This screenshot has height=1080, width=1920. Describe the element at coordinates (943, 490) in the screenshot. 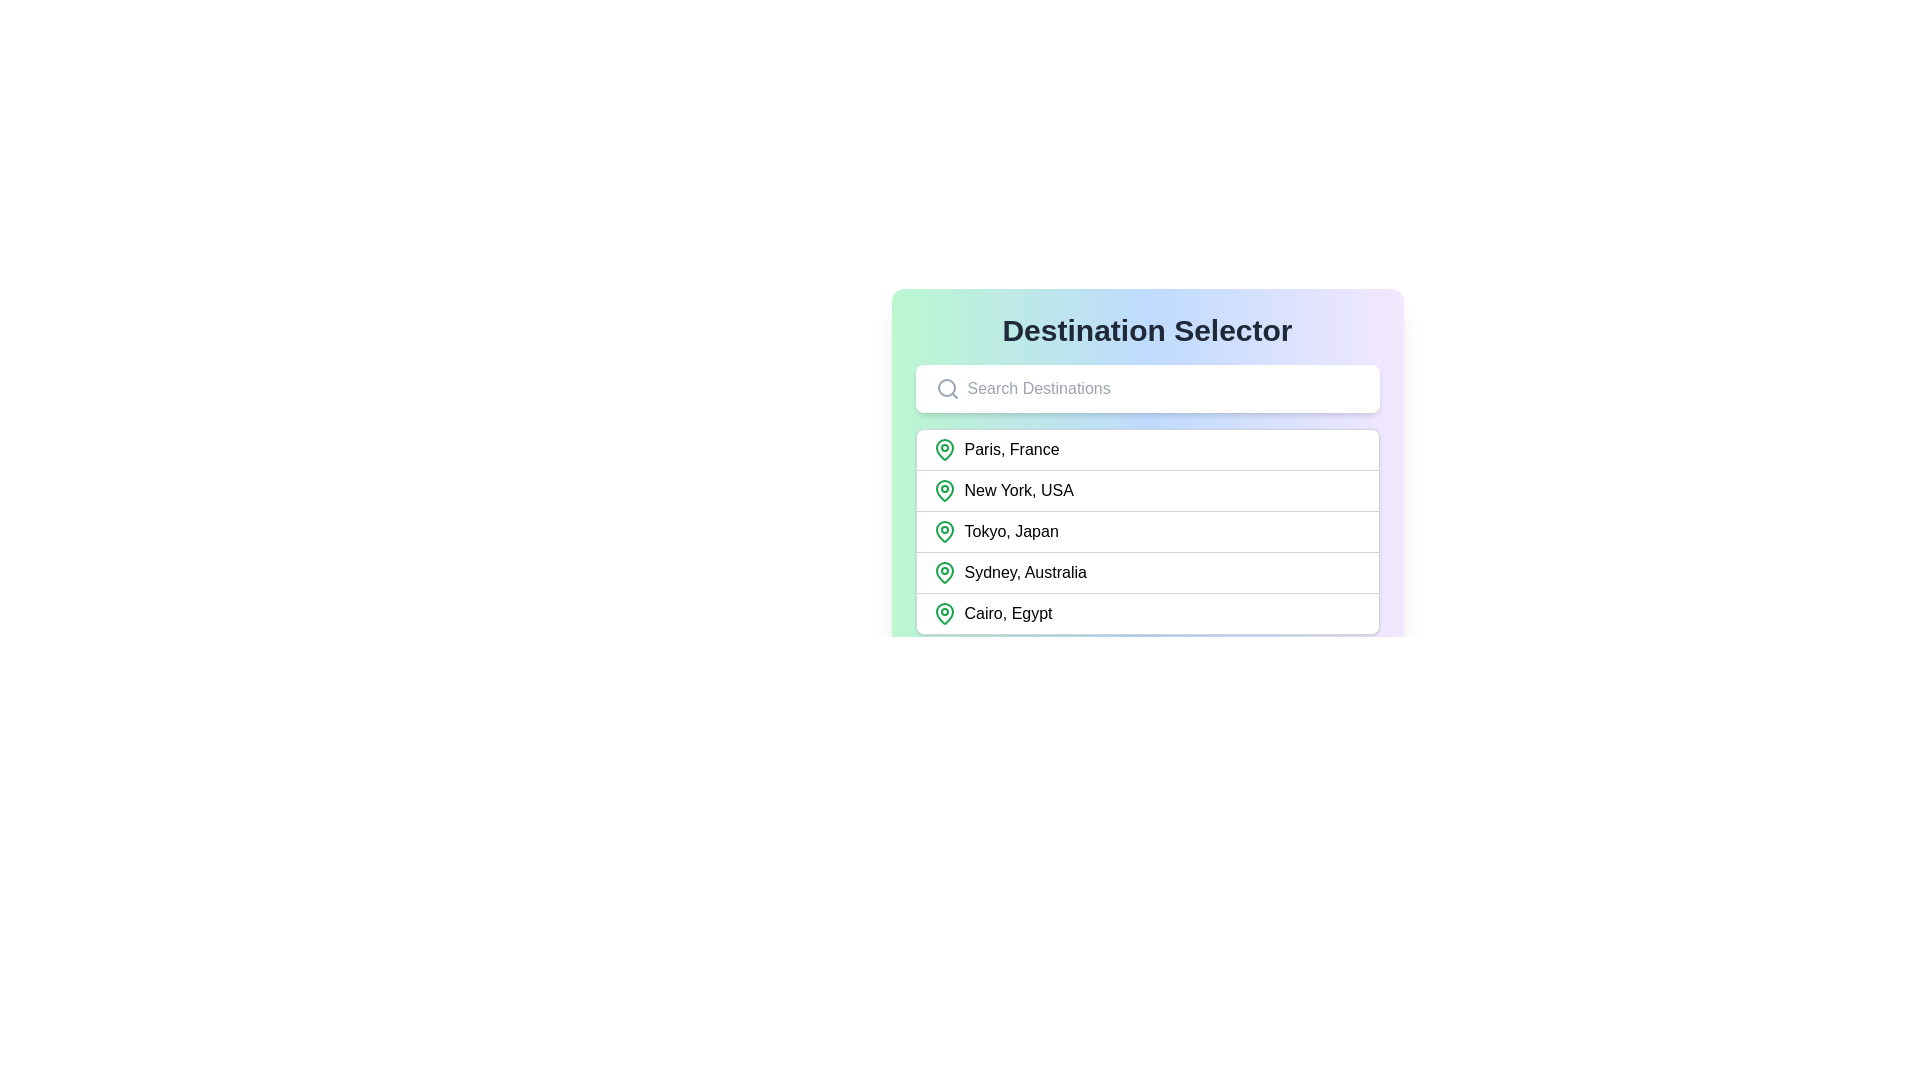

I see `the location pin icon with a green outline and white inner background, which is the leading icon in the second row labeled 'New York, USA'` at that location.